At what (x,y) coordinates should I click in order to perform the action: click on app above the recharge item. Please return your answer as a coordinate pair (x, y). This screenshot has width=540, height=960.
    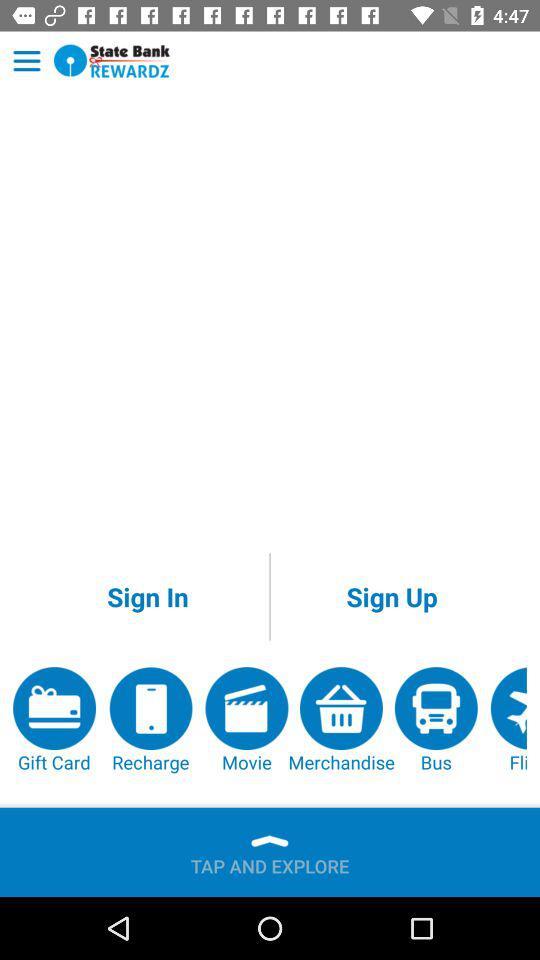
    Looking at the image, I should click on (146, 596).